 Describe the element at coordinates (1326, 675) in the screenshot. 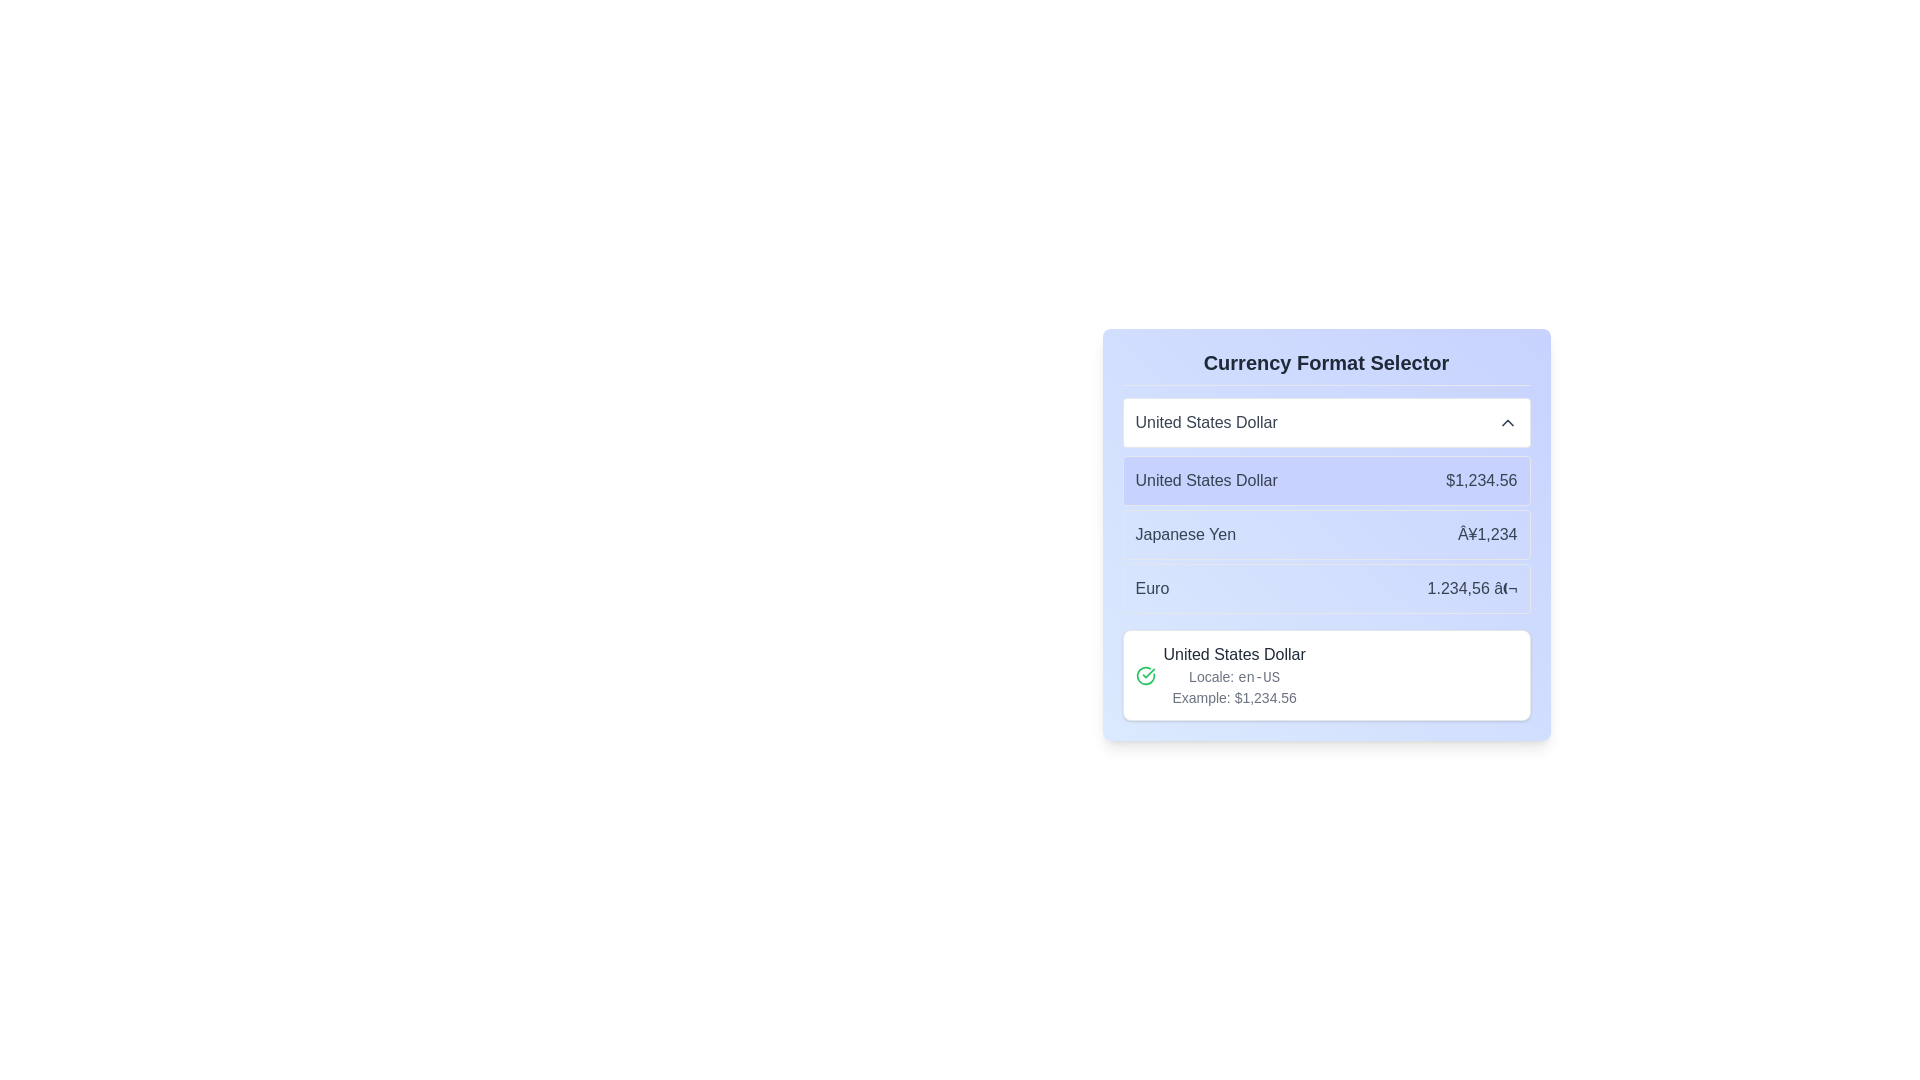

I see `text of the Information card detailing currency formatting for the United States Dollar, located at the bottom of the currency format options list` at that location.